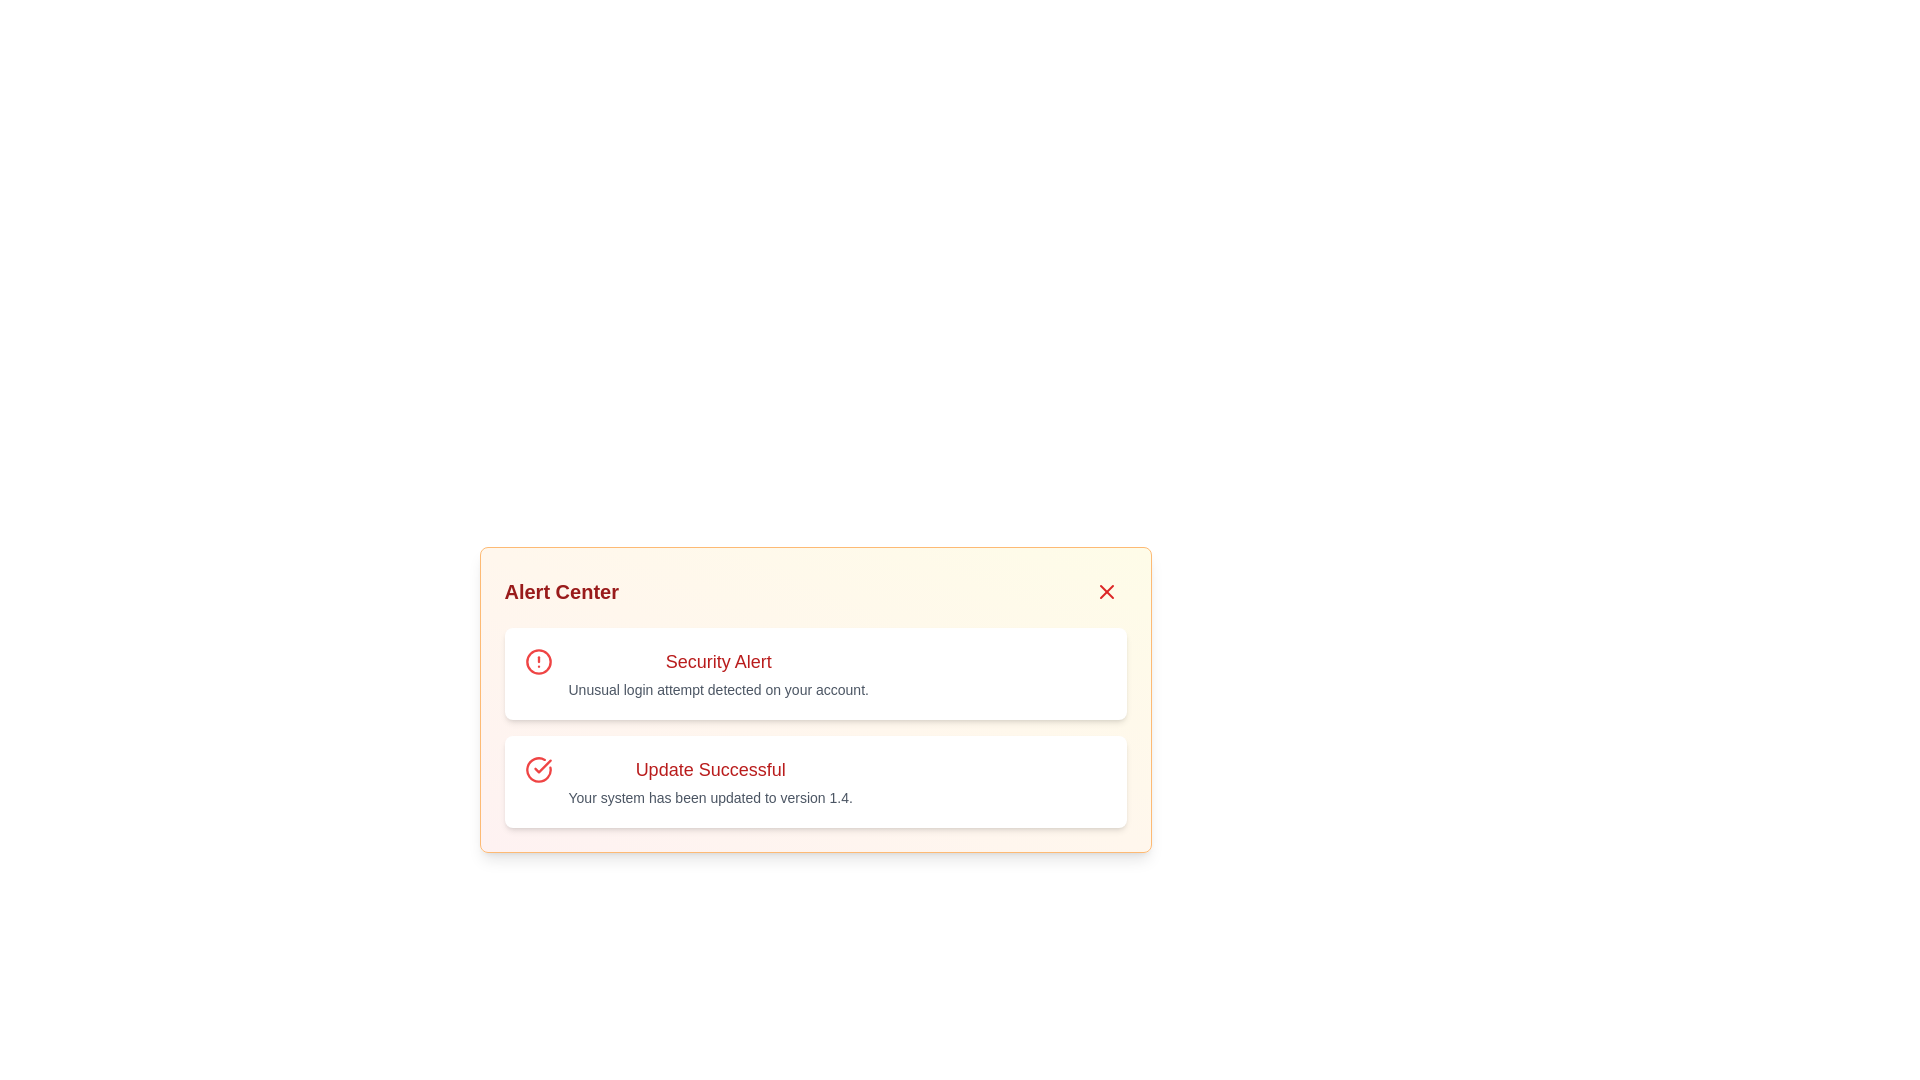 The image size is (1920, 1080). What do you see at coordinates (718, 689) in the screenshot?
I see `static text that displays 'Unusual login attempt detected on your account.' located beneath the 'Security Alert' headline in the 'Alert Center' section` at bounding box center [718, 689].